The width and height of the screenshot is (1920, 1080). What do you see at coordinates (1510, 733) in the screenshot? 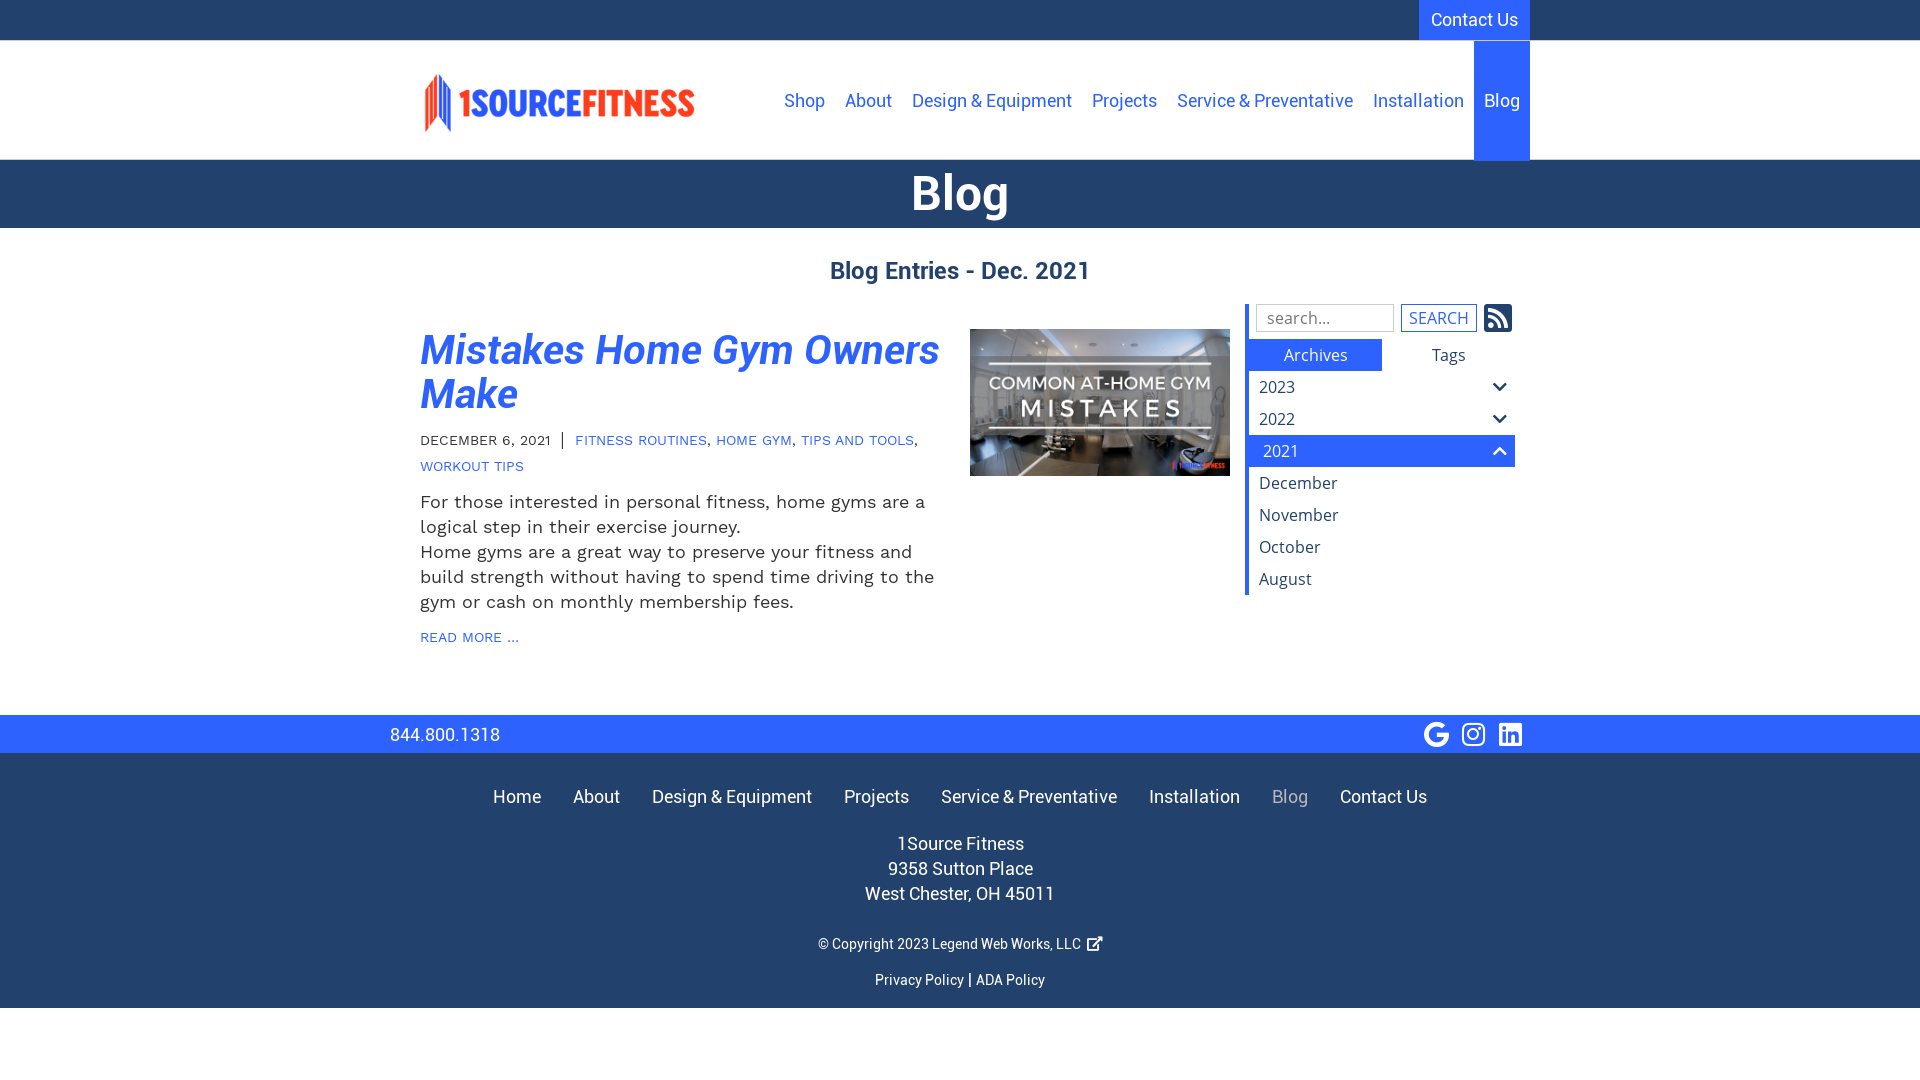
I see `'visit our LinkedIn page'` at bounding box center [1510, 733].